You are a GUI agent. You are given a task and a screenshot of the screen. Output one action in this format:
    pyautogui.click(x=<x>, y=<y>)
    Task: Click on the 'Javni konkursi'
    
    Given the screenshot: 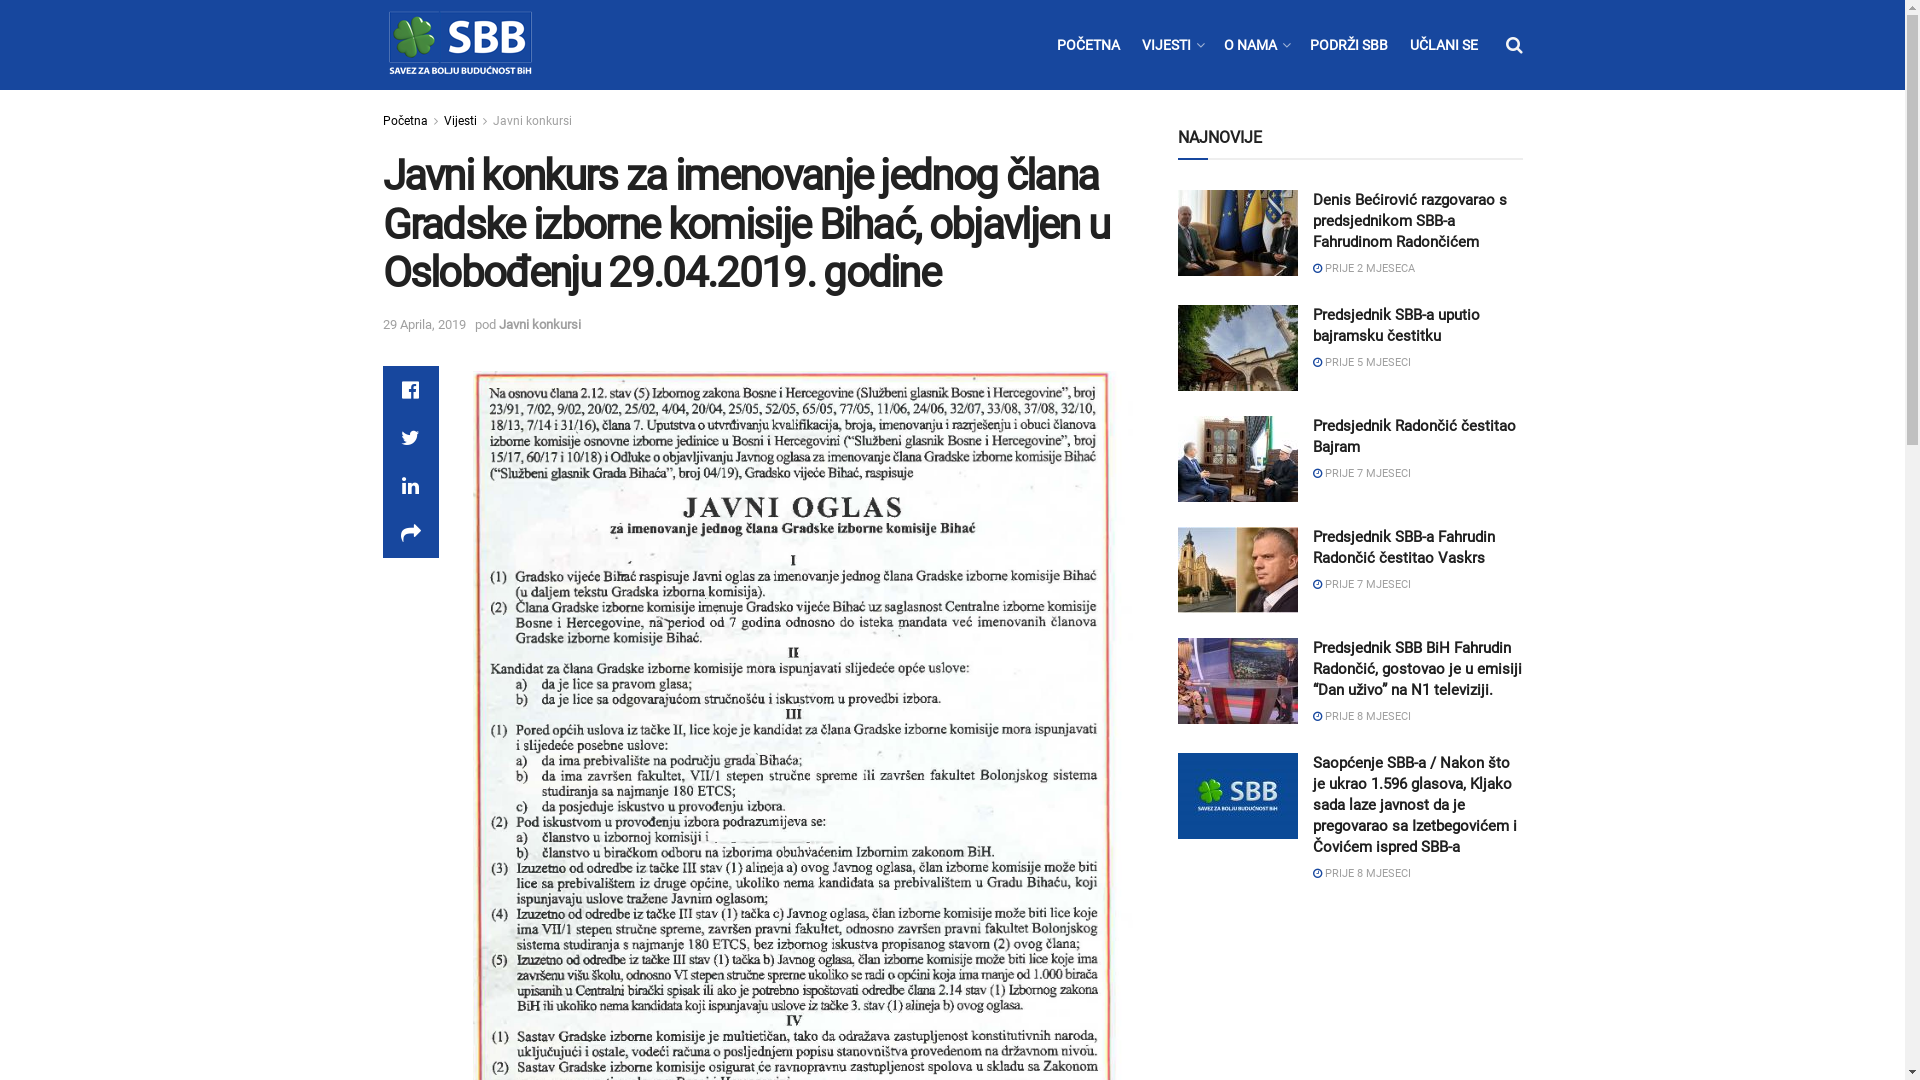 What is the action you would take?
    pyautogui.click(x=531, y=120)
    